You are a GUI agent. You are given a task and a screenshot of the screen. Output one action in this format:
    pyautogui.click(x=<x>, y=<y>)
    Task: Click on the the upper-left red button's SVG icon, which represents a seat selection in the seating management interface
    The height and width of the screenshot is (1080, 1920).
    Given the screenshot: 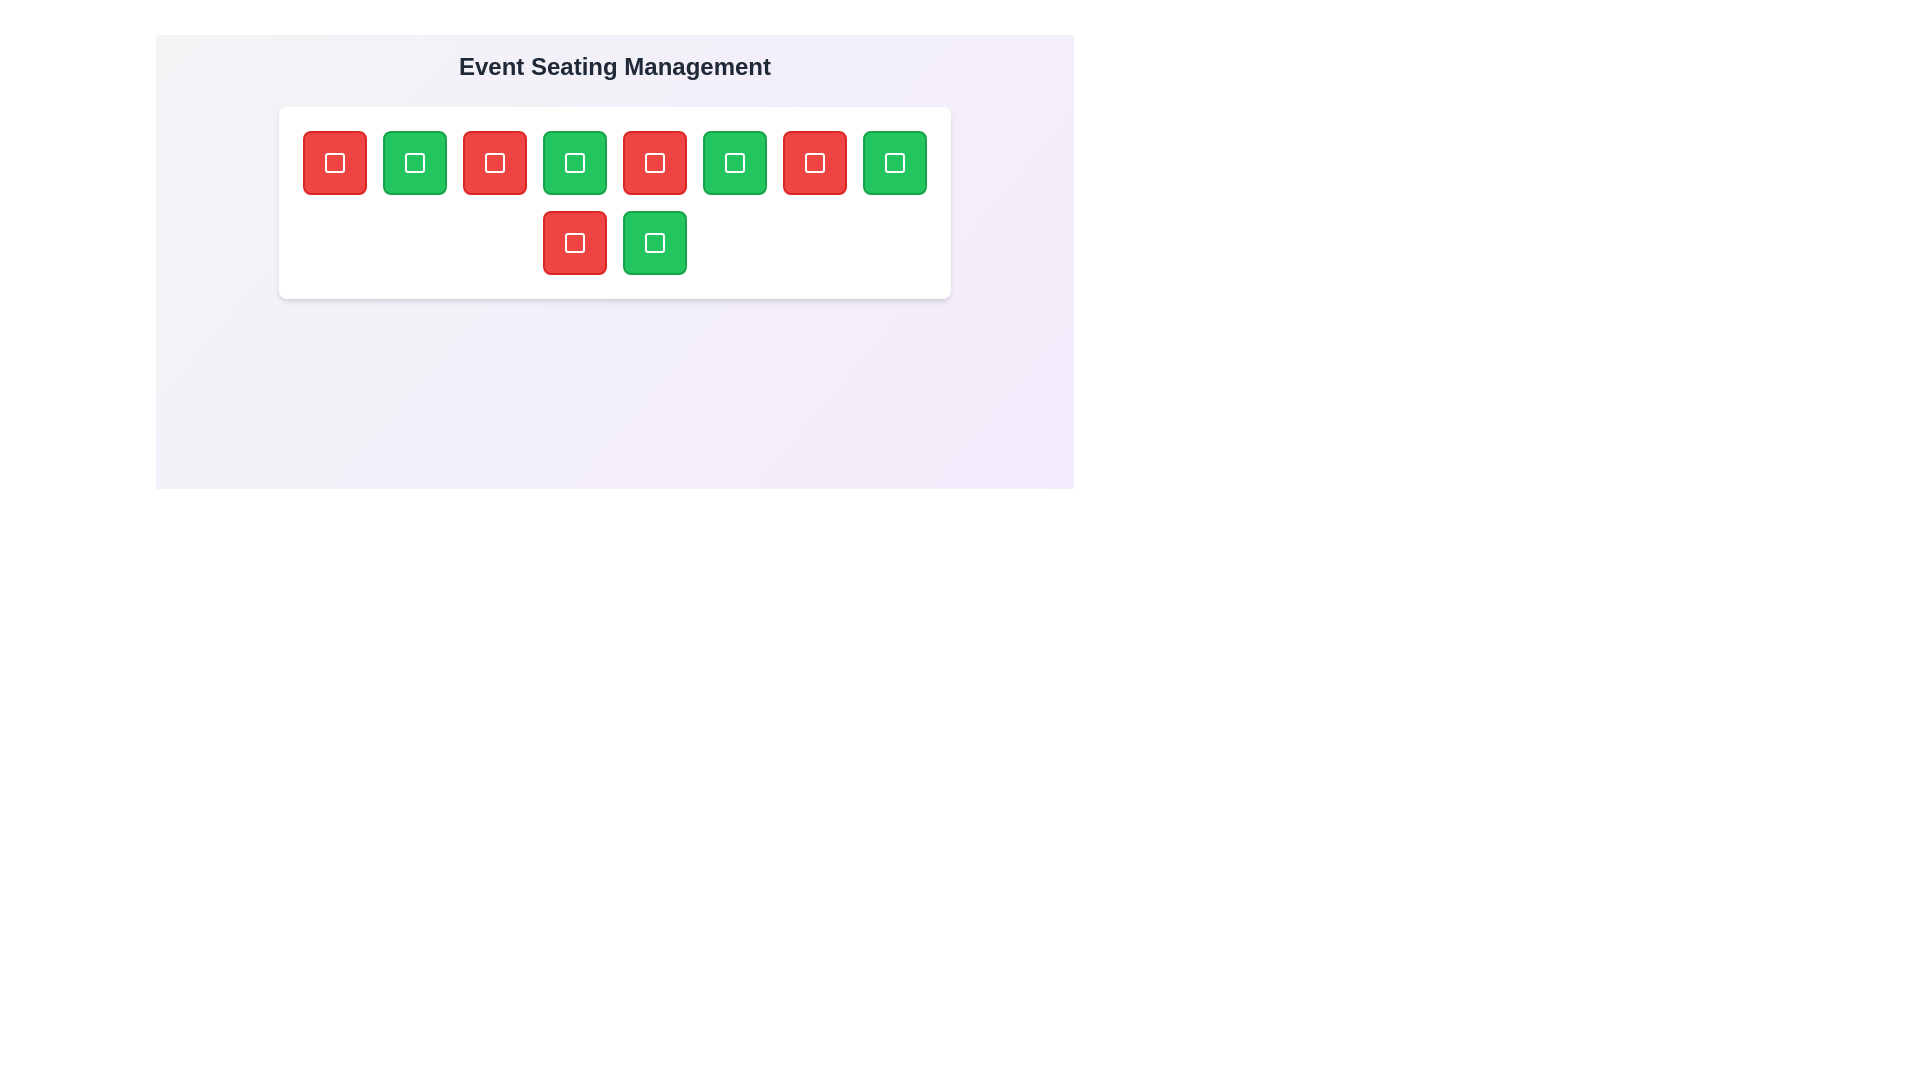 What is the action you would take?
    pyautogui.click(x=335, y=161)
    